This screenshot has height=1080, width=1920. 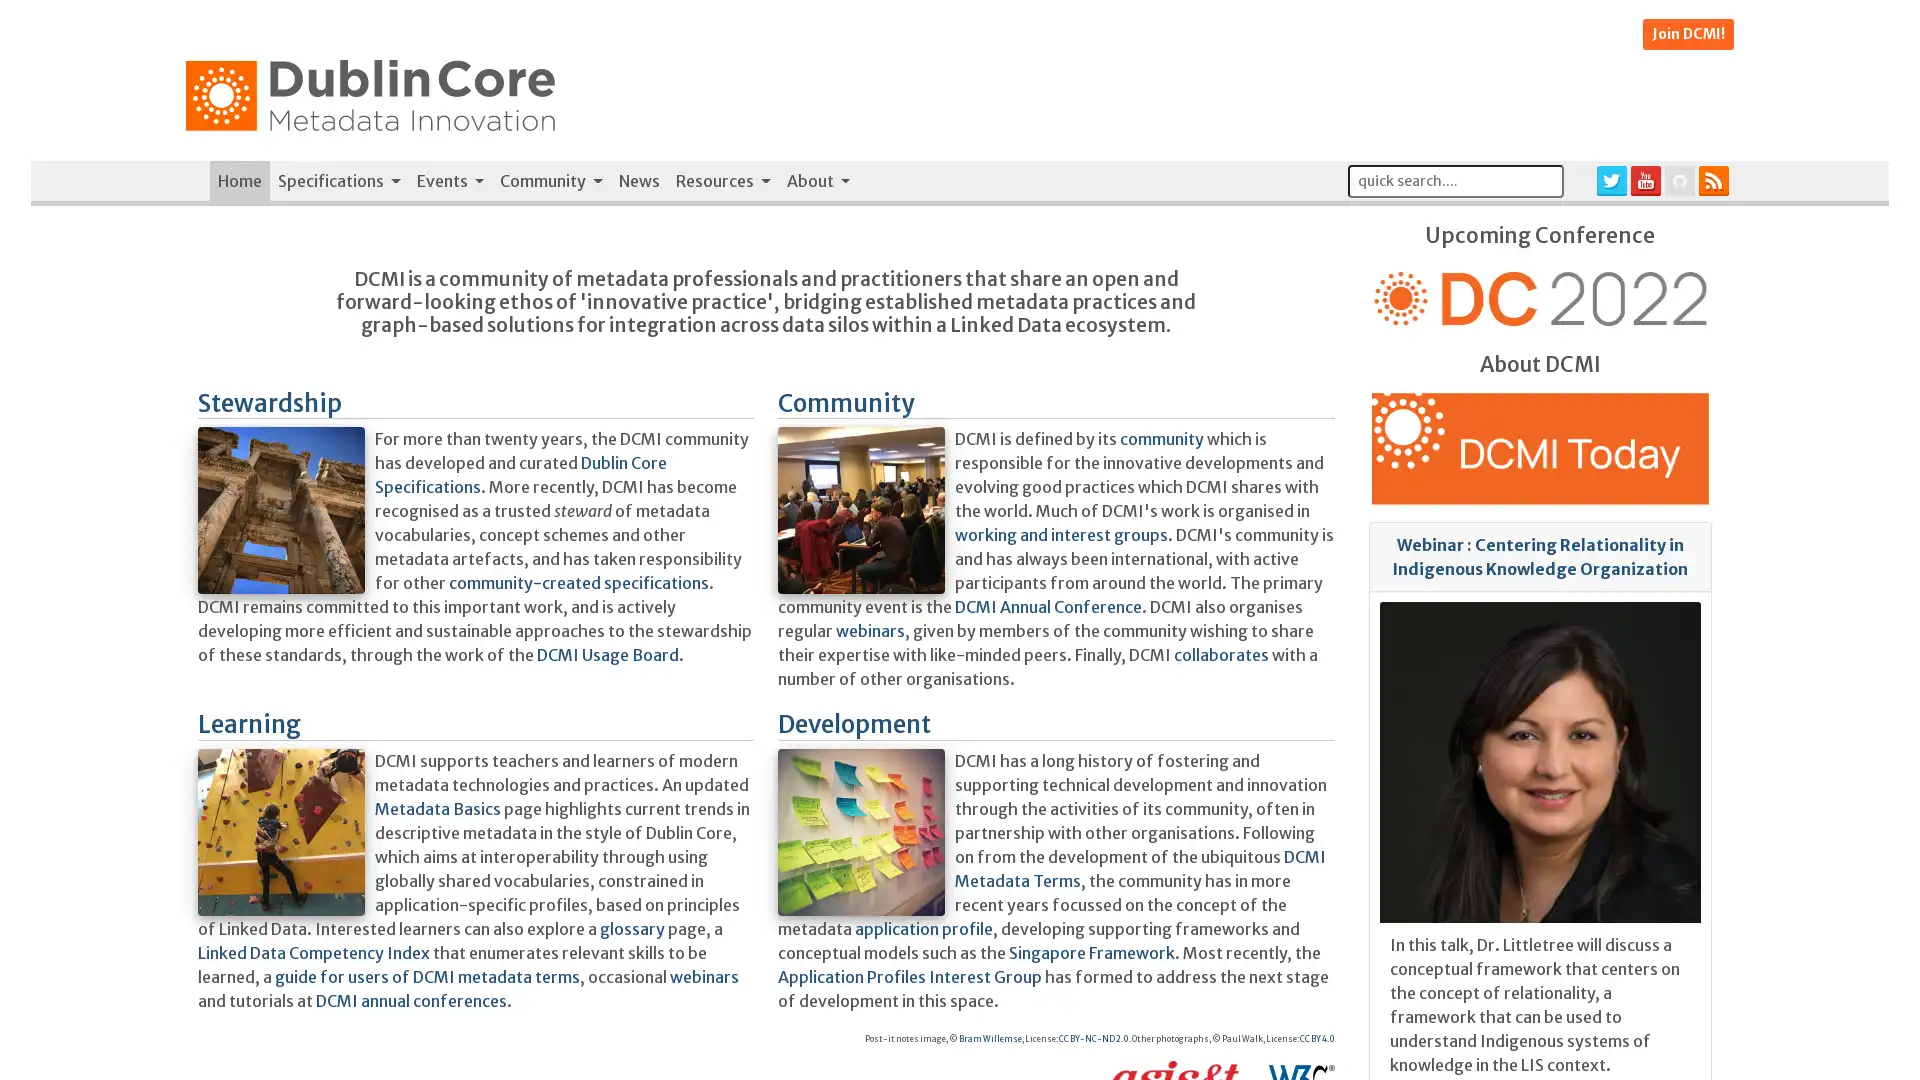 What do you see at coordinates (1687, 34) in the screenshot?
I see `Join DCMI!` at bounding box center [1687, 34].